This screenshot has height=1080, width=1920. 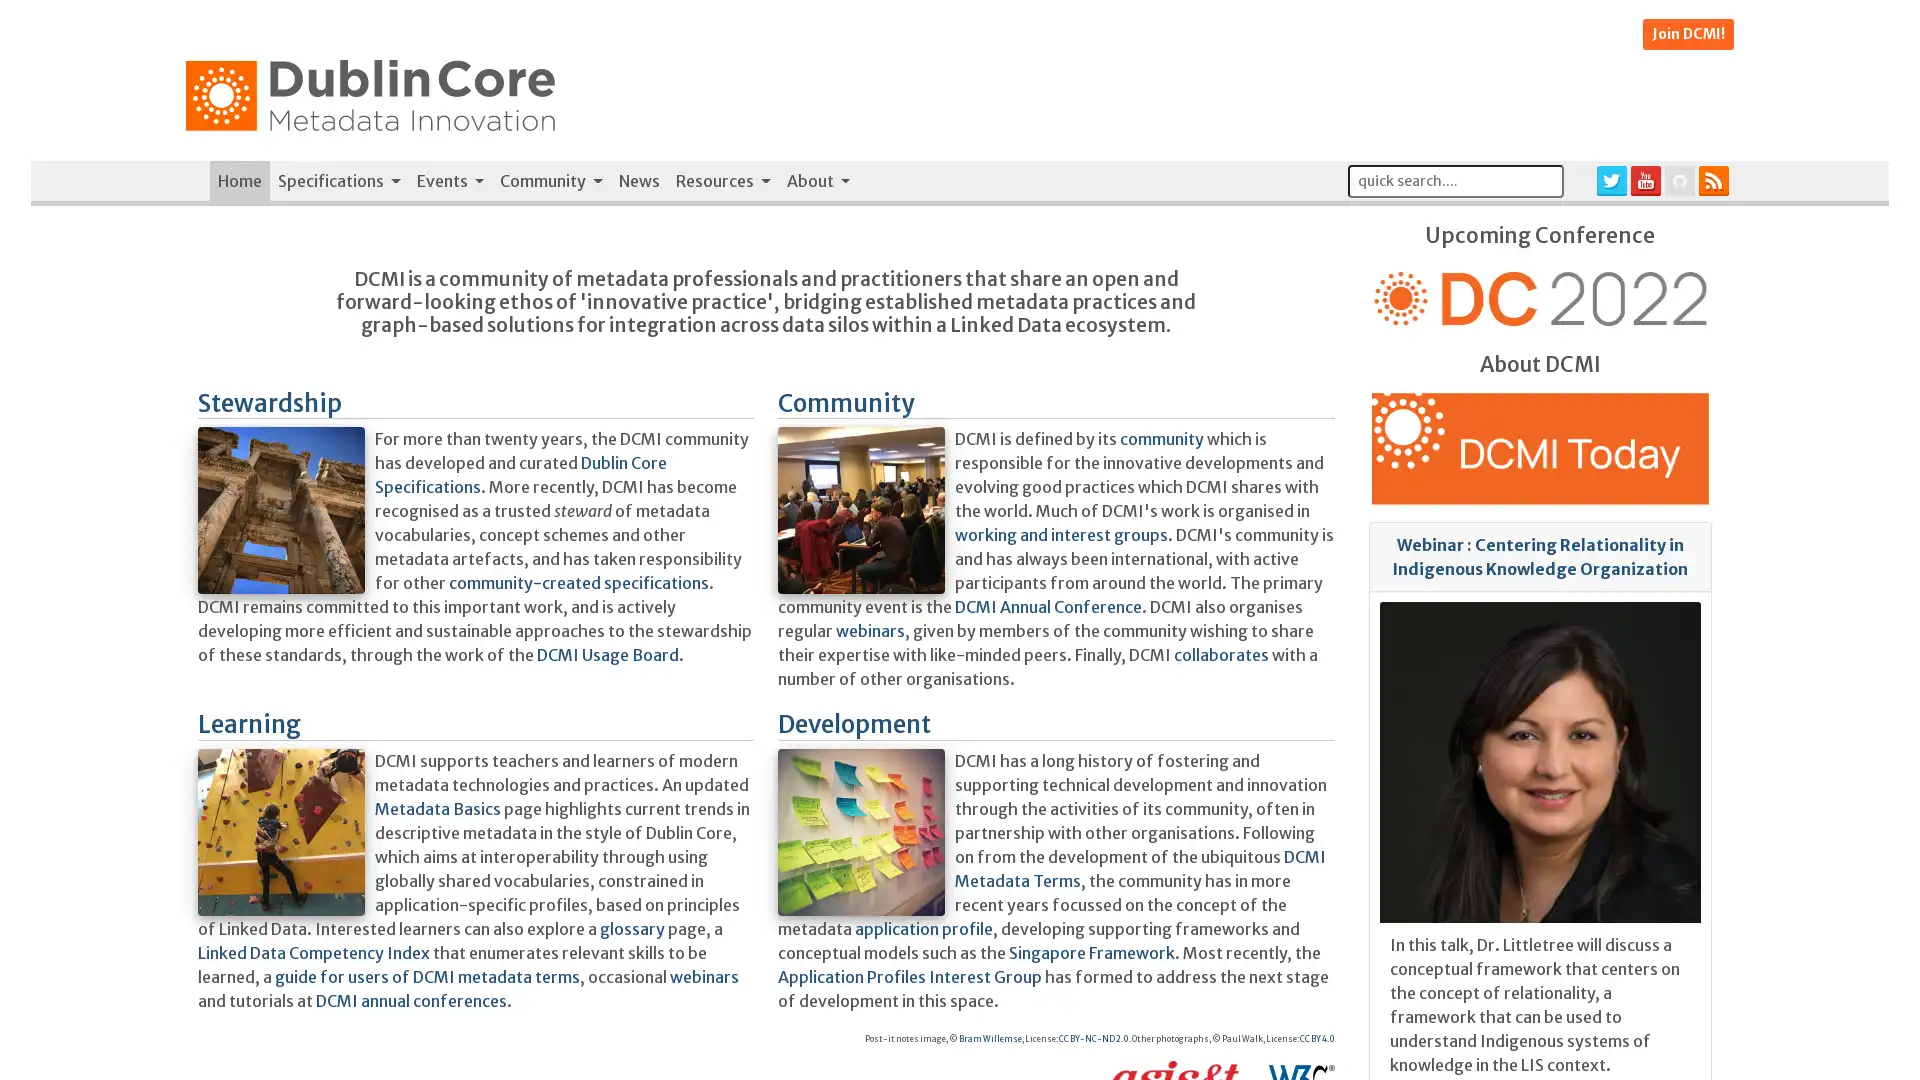 What do you see at coordinates (1687, 34) in the screenshot?
I see `Join DCMI!` at bounding box center [1687, 34].